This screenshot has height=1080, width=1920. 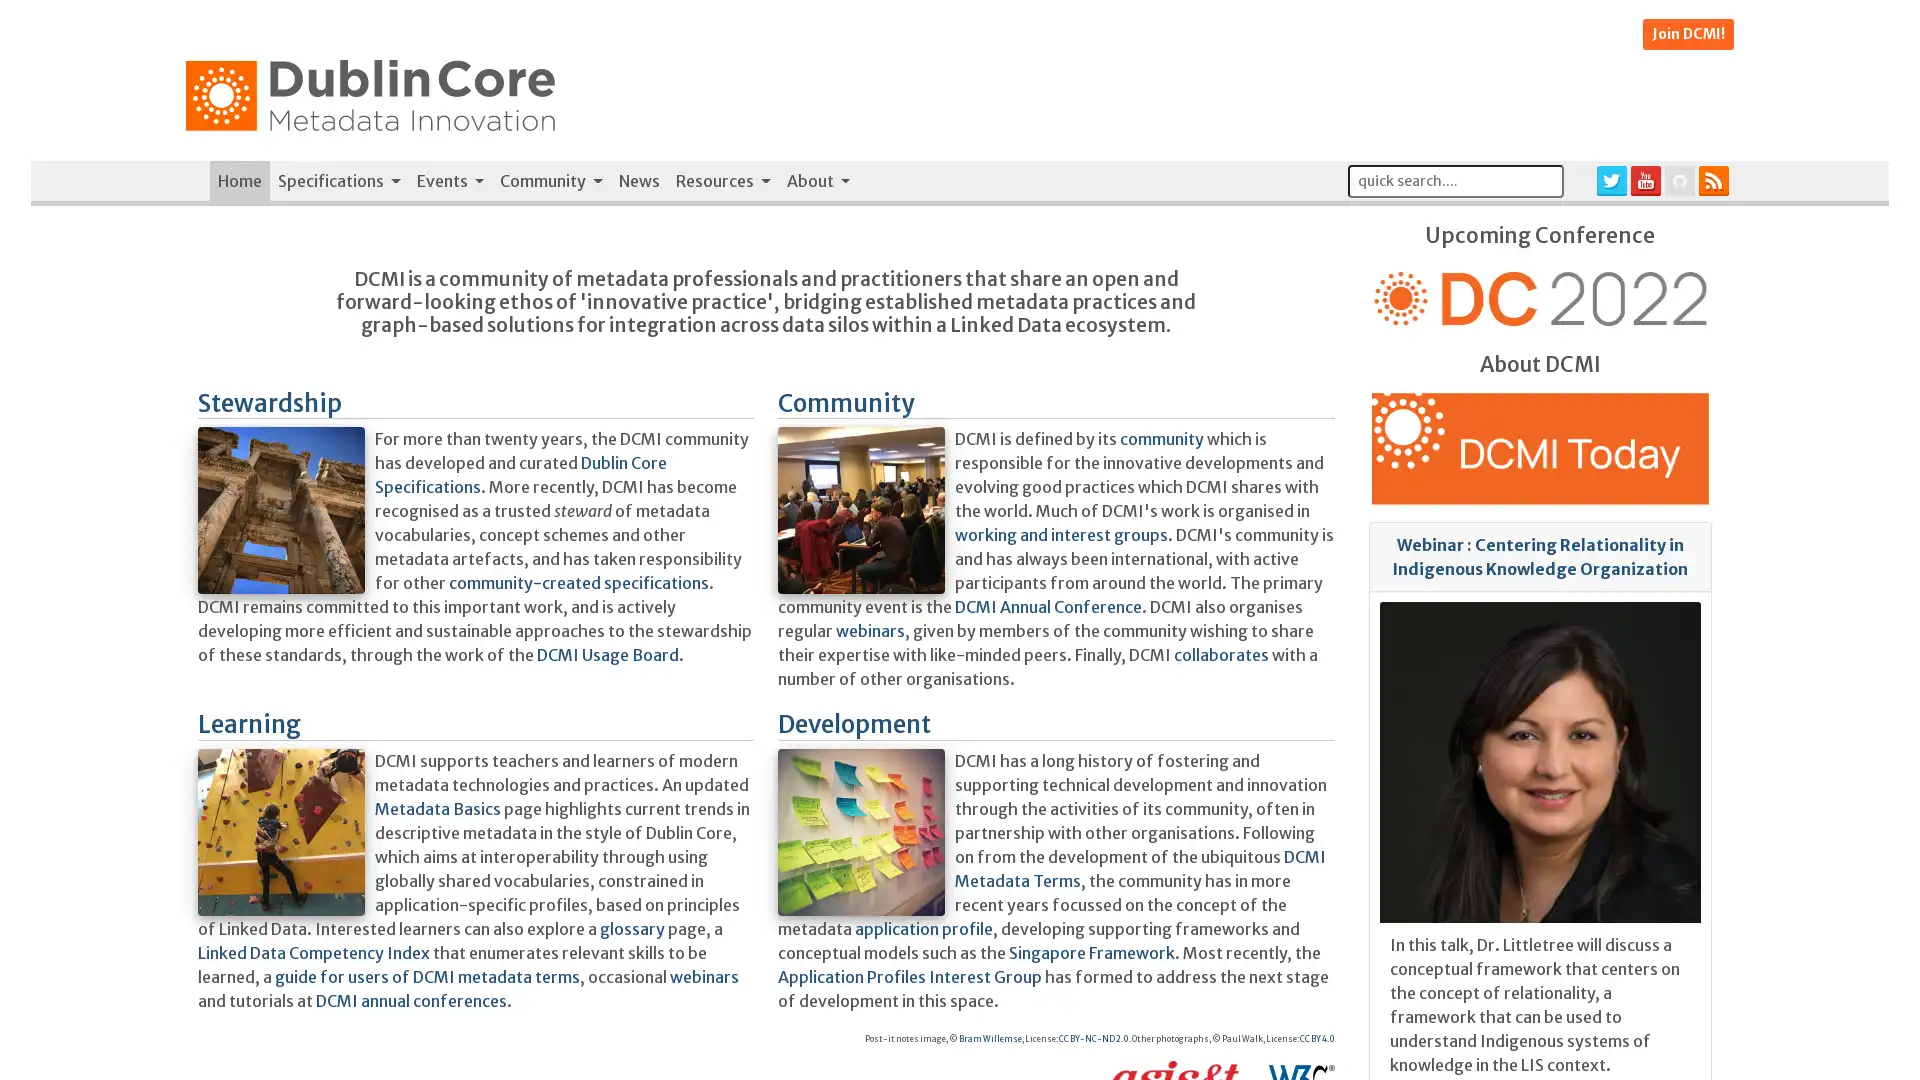 What do you see at coordinates (1687, 34) in the screenshot?
I see `Join DCMI!` at bounding box center [1687, 34].